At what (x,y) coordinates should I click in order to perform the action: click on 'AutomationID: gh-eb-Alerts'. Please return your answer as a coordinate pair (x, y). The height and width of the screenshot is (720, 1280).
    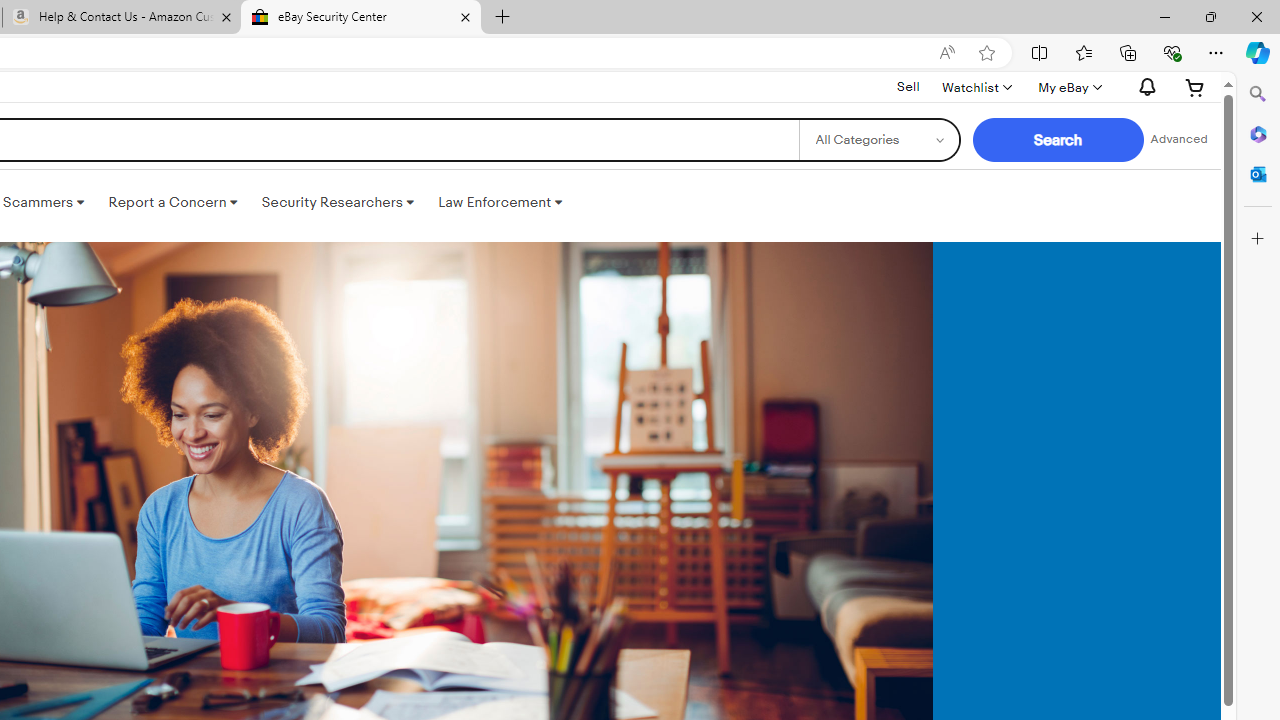
    Looking at the image, I should click on (1144, 86).